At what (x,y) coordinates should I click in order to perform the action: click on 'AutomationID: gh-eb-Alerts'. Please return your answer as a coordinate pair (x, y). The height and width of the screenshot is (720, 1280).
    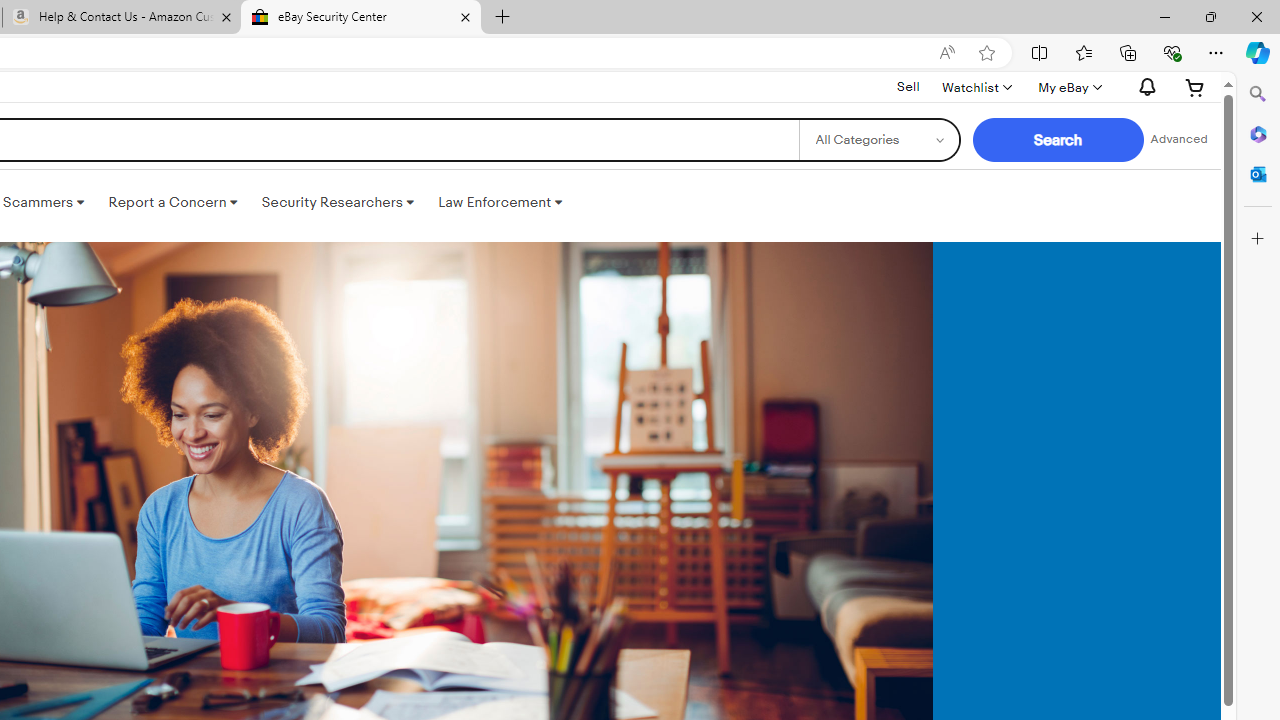
    Looking at the image, I should click on (1144, 86).